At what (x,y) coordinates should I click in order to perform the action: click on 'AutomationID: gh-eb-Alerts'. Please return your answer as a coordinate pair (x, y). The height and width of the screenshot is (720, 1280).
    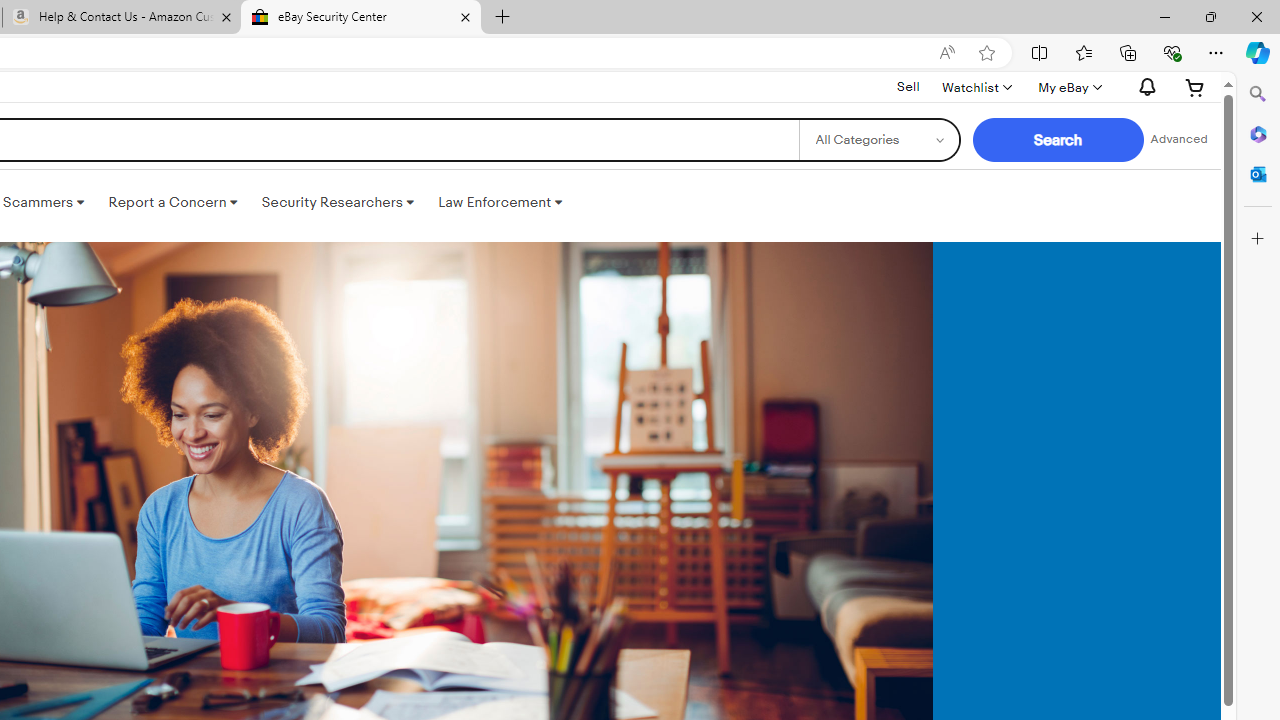
    Looking at the image, I should click on (1144, 86).